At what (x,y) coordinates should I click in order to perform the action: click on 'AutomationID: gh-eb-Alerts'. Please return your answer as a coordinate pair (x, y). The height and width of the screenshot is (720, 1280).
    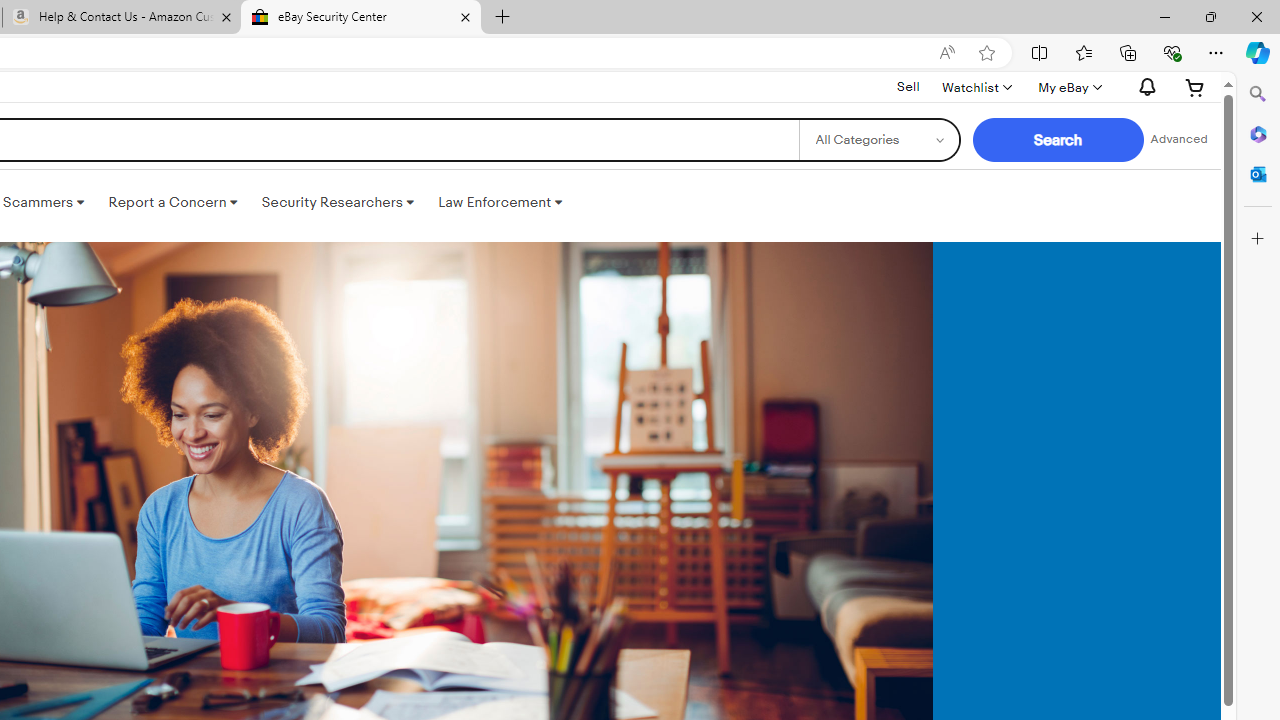
    Looking at the image, I should click on (1144, 86).